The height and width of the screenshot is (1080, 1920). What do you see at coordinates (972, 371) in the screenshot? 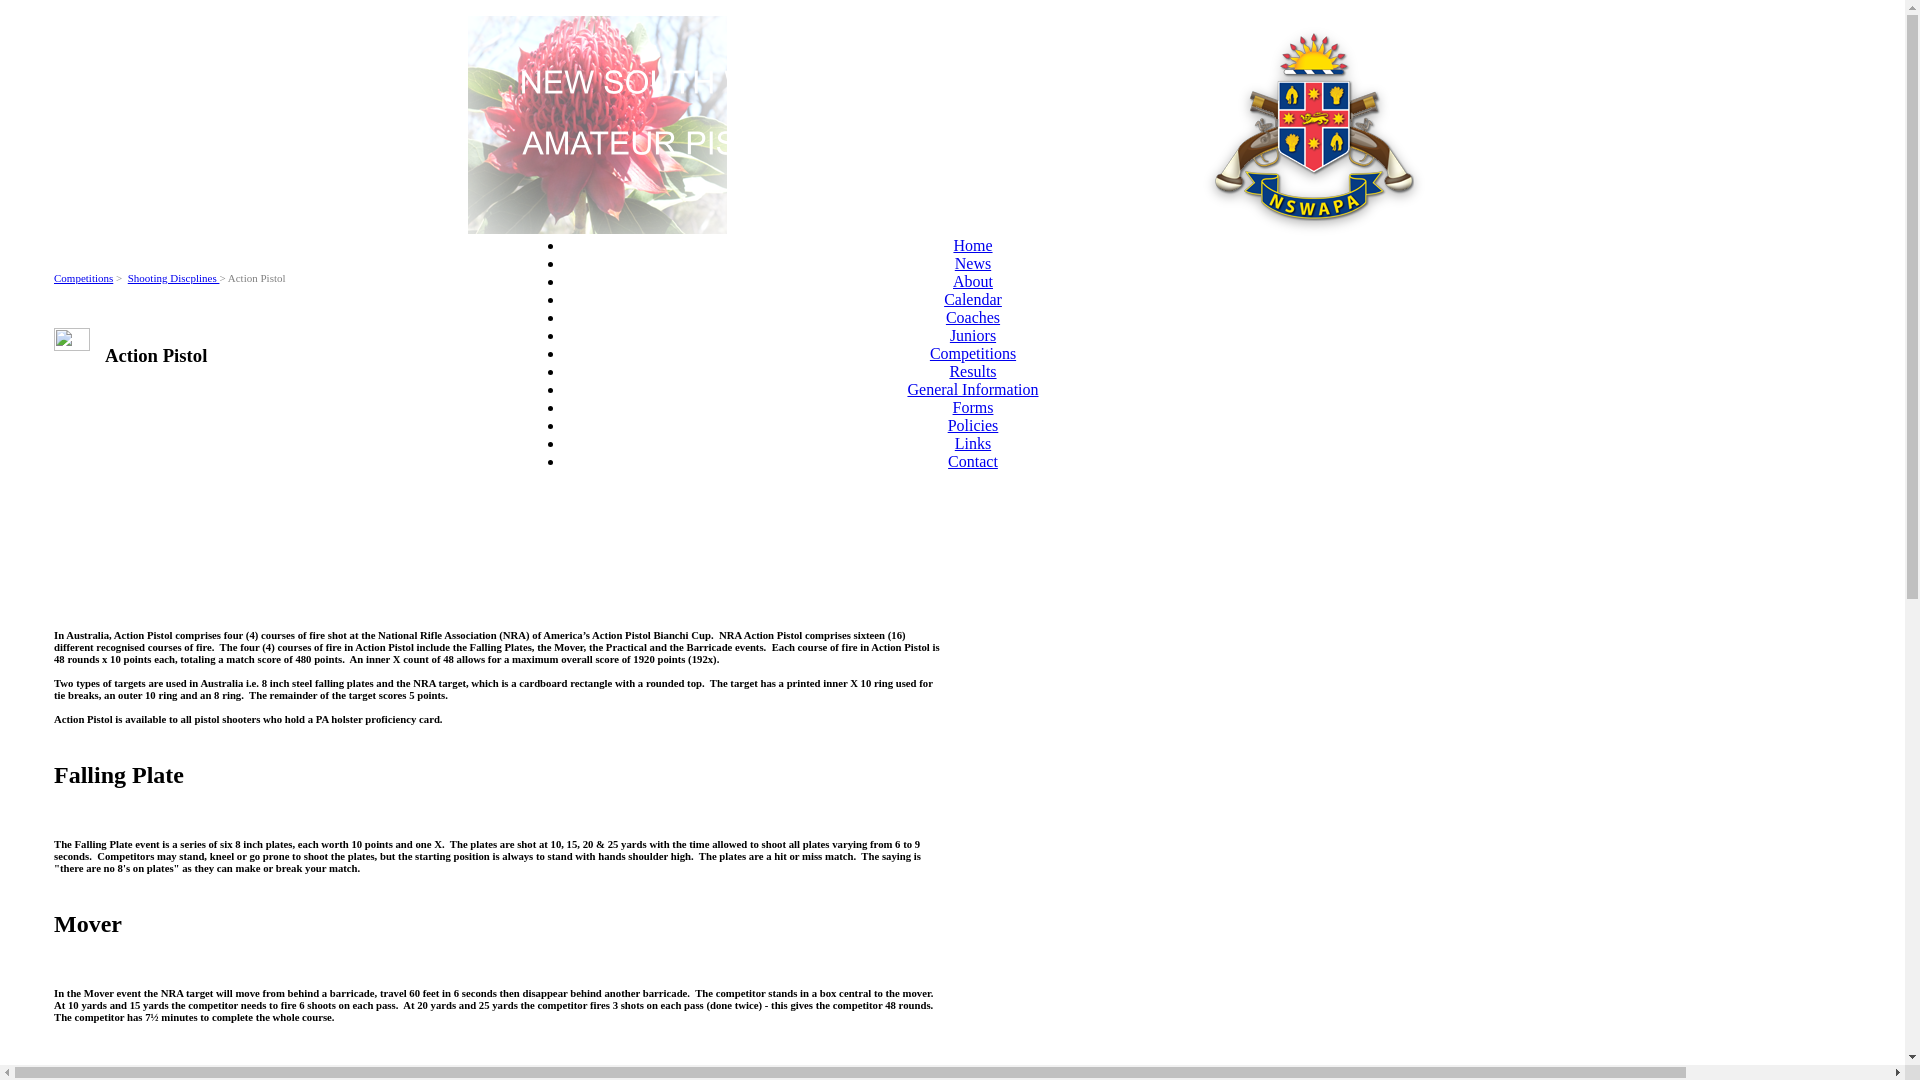
I see `'Results'` at bounding box center [972, 371].